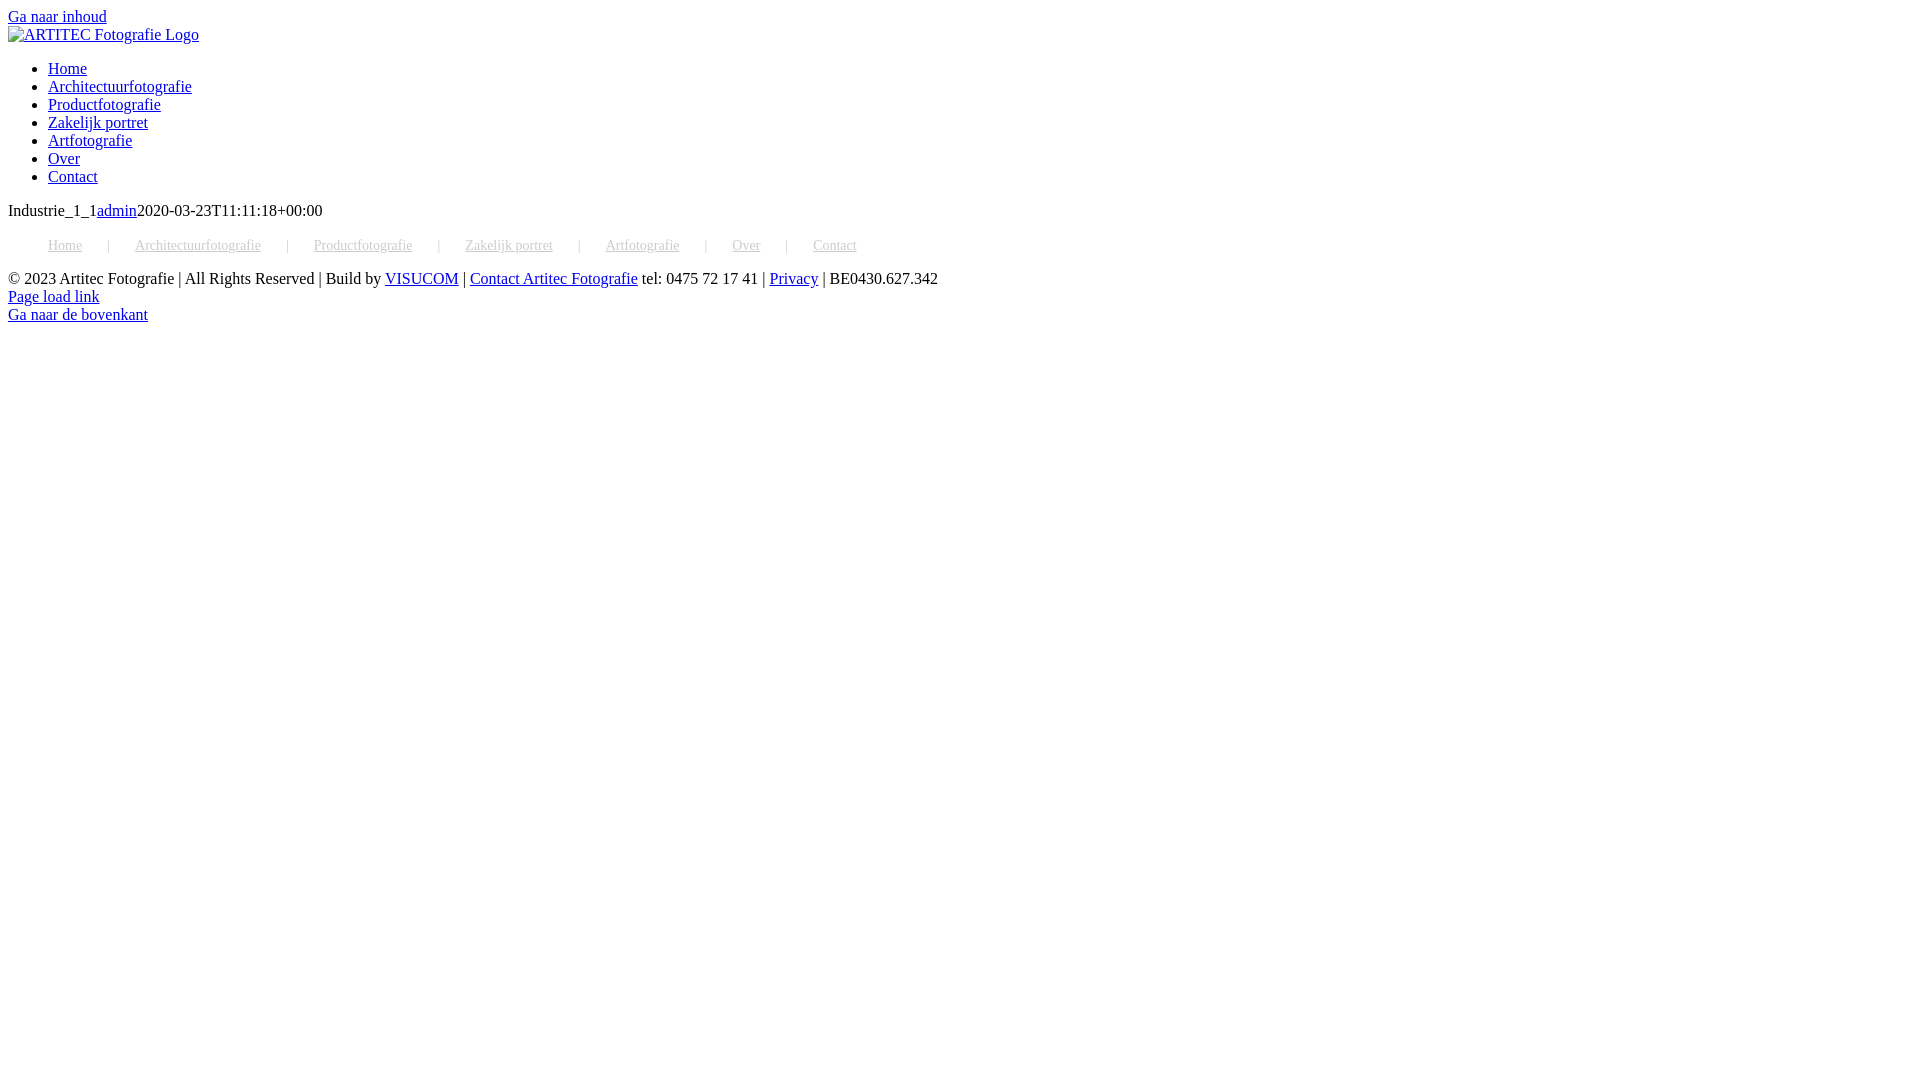 This screenshot has height=1080, width=1920. What do you see at coordinates (224, 245) in the screenshot?
I see `'Architectuurfotografie'` at bounding box center [224, 245].